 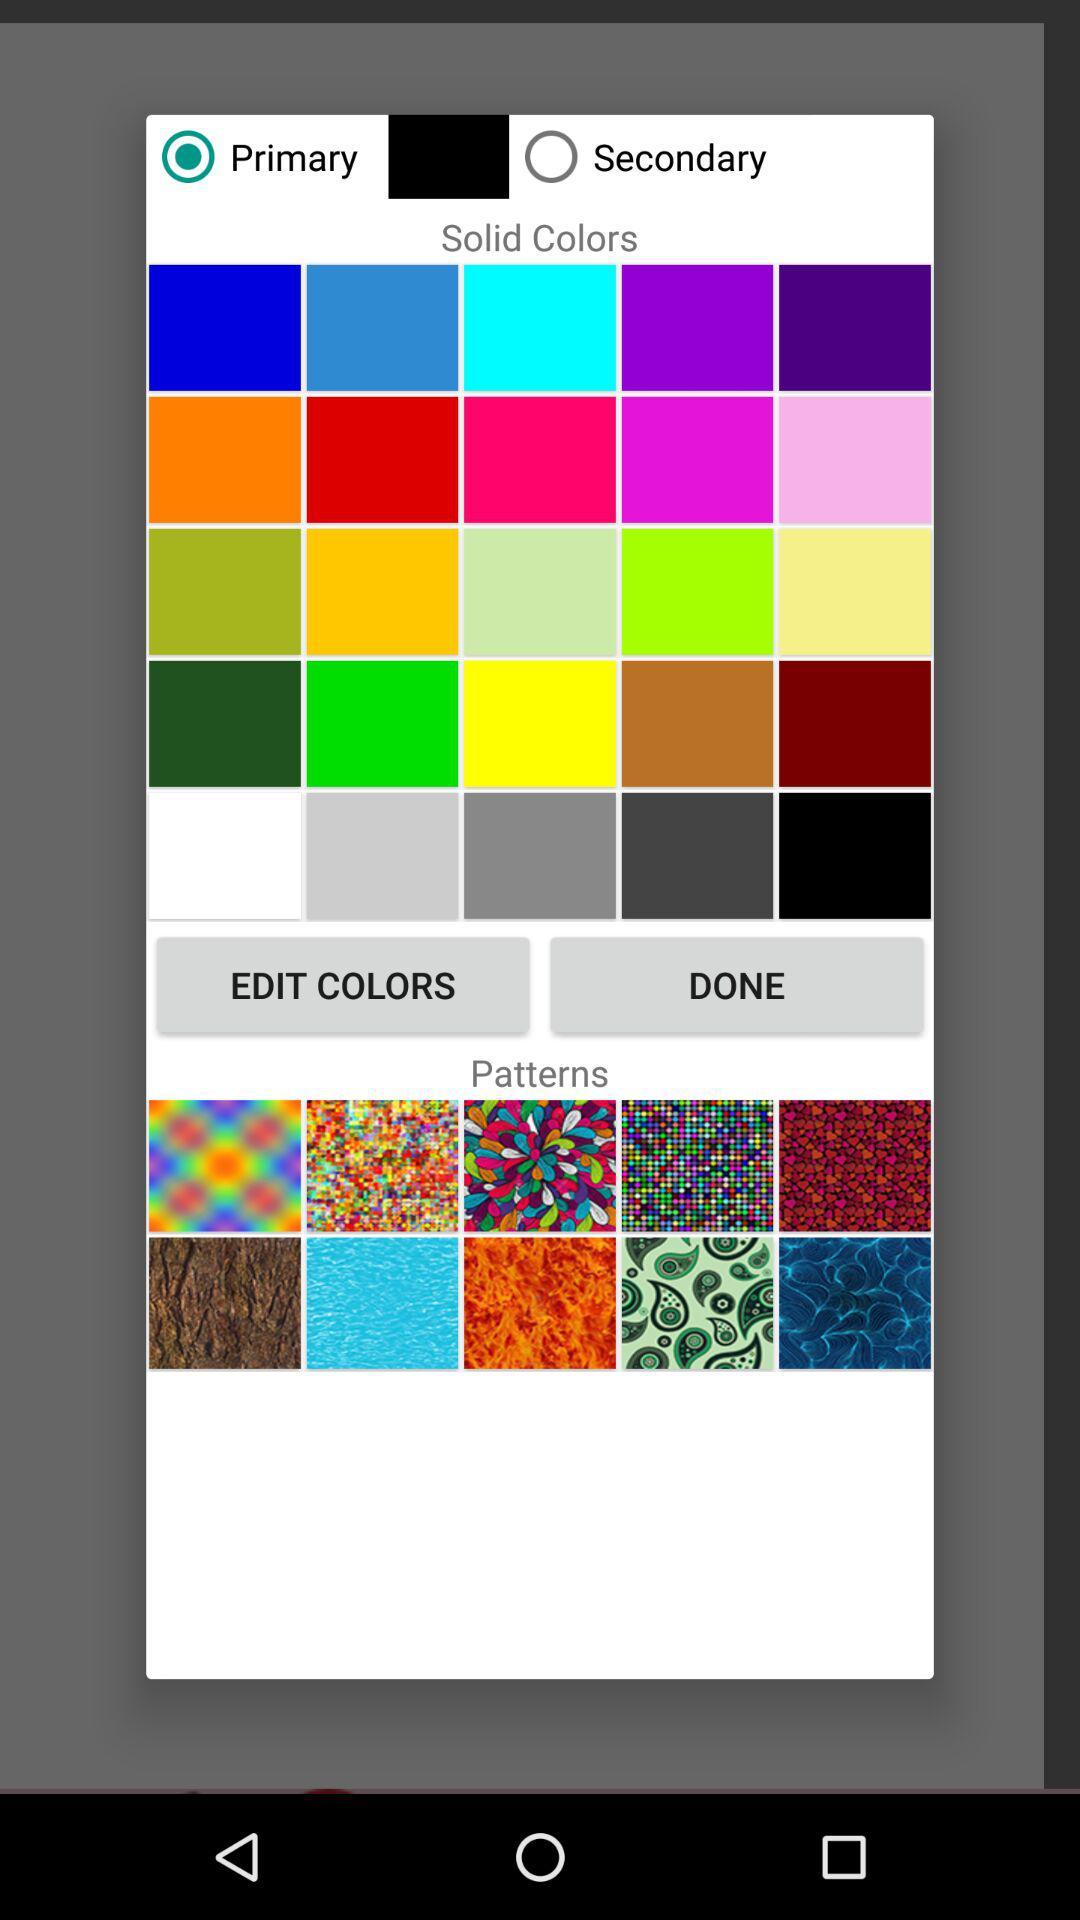 I want to click on the icon above patterns, so click(x=342, y=984).